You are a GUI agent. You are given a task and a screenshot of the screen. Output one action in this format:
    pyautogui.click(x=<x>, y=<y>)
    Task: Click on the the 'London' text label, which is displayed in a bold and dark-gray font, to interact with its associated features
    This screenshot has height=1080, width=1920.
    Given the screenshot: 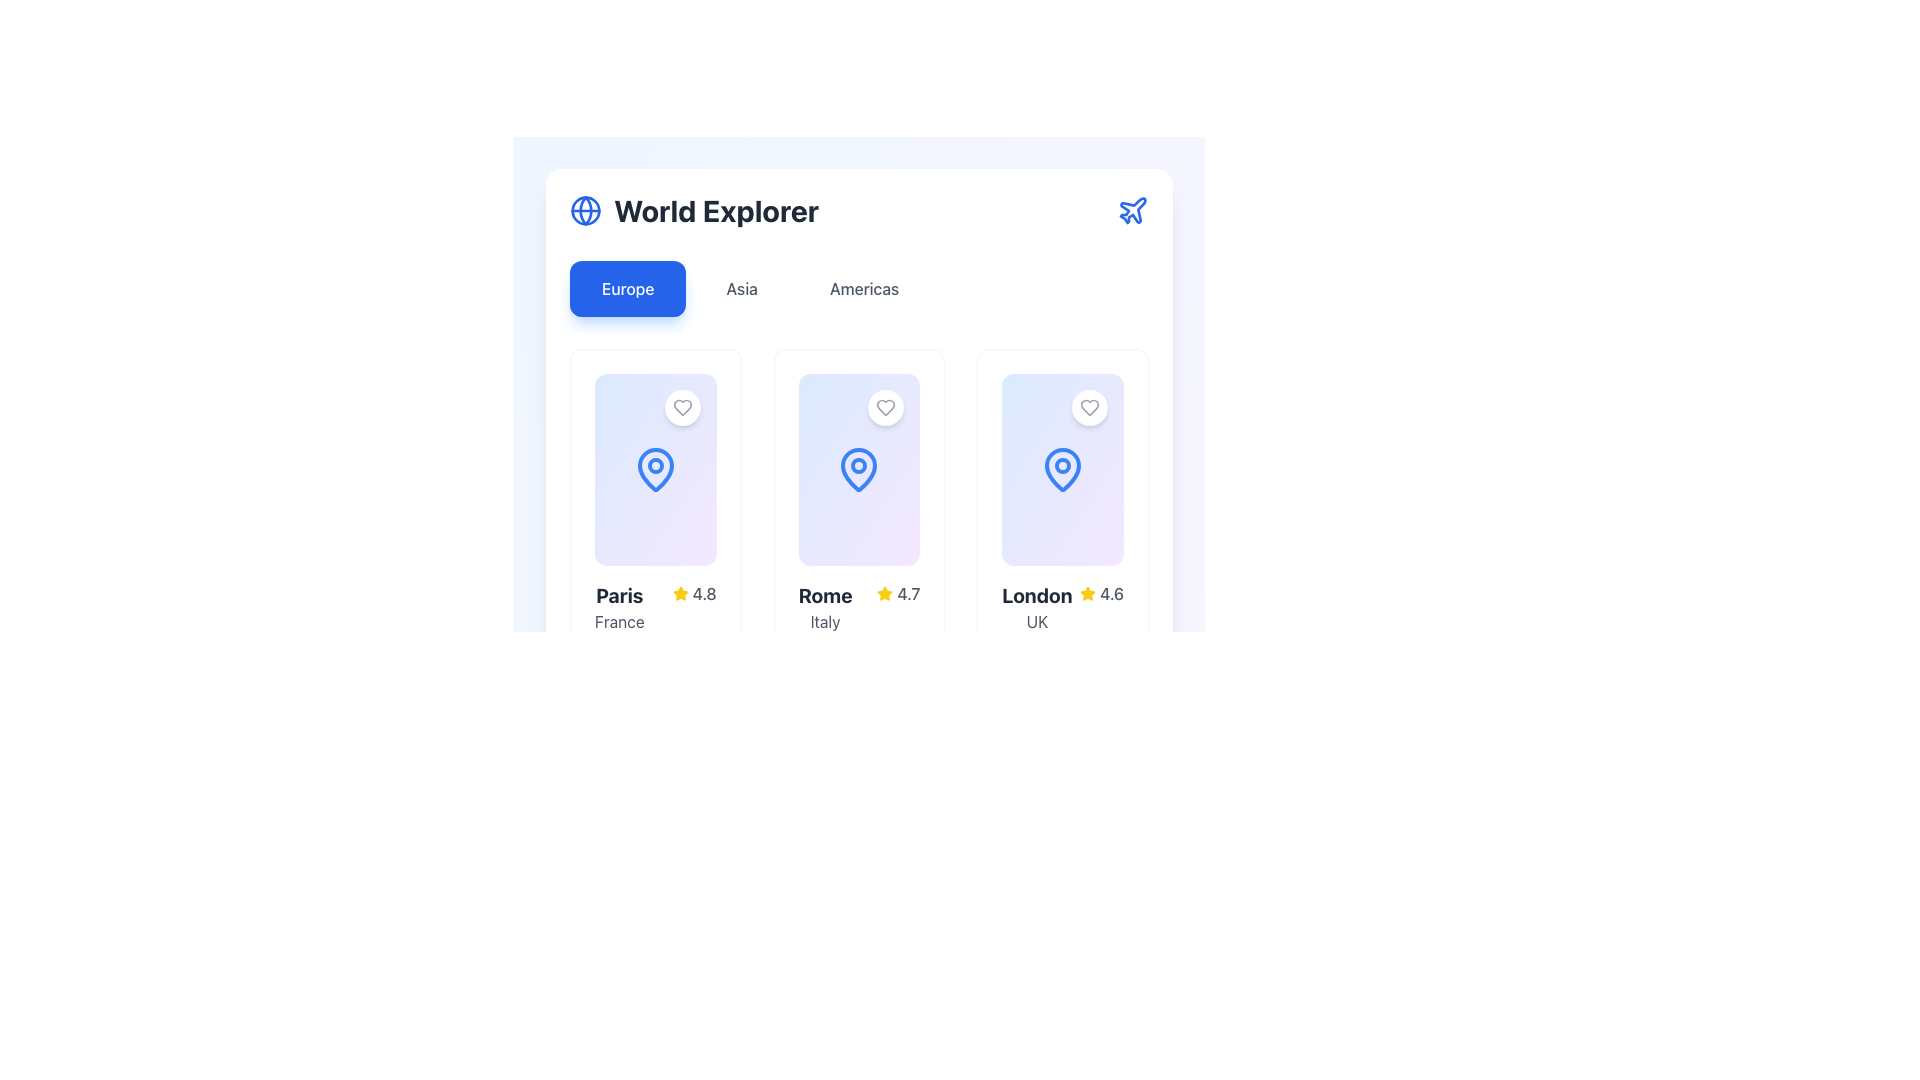 What is the action you would take?
    pyautogui.click(x=1036, y=595)
    